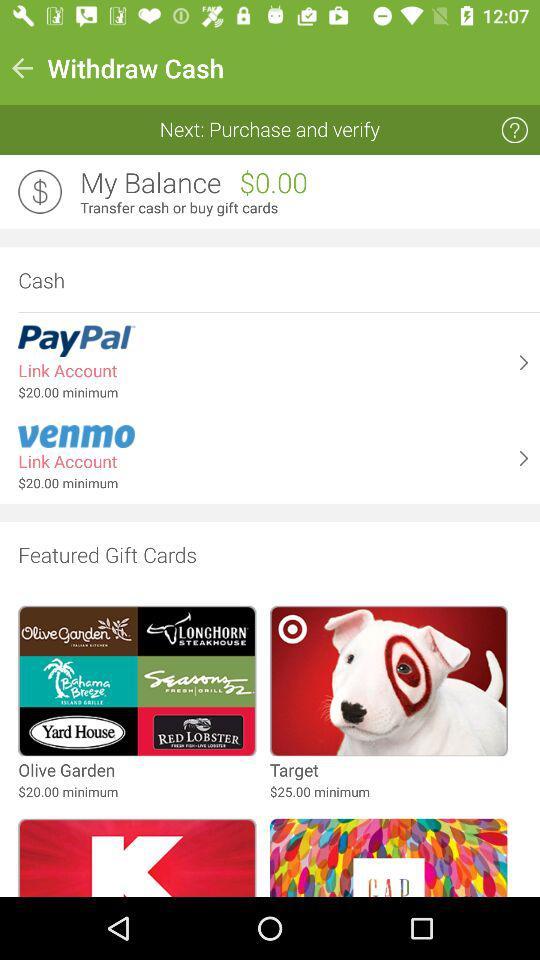  I want to click on the icon below next purchase and item, so click(149, 183).